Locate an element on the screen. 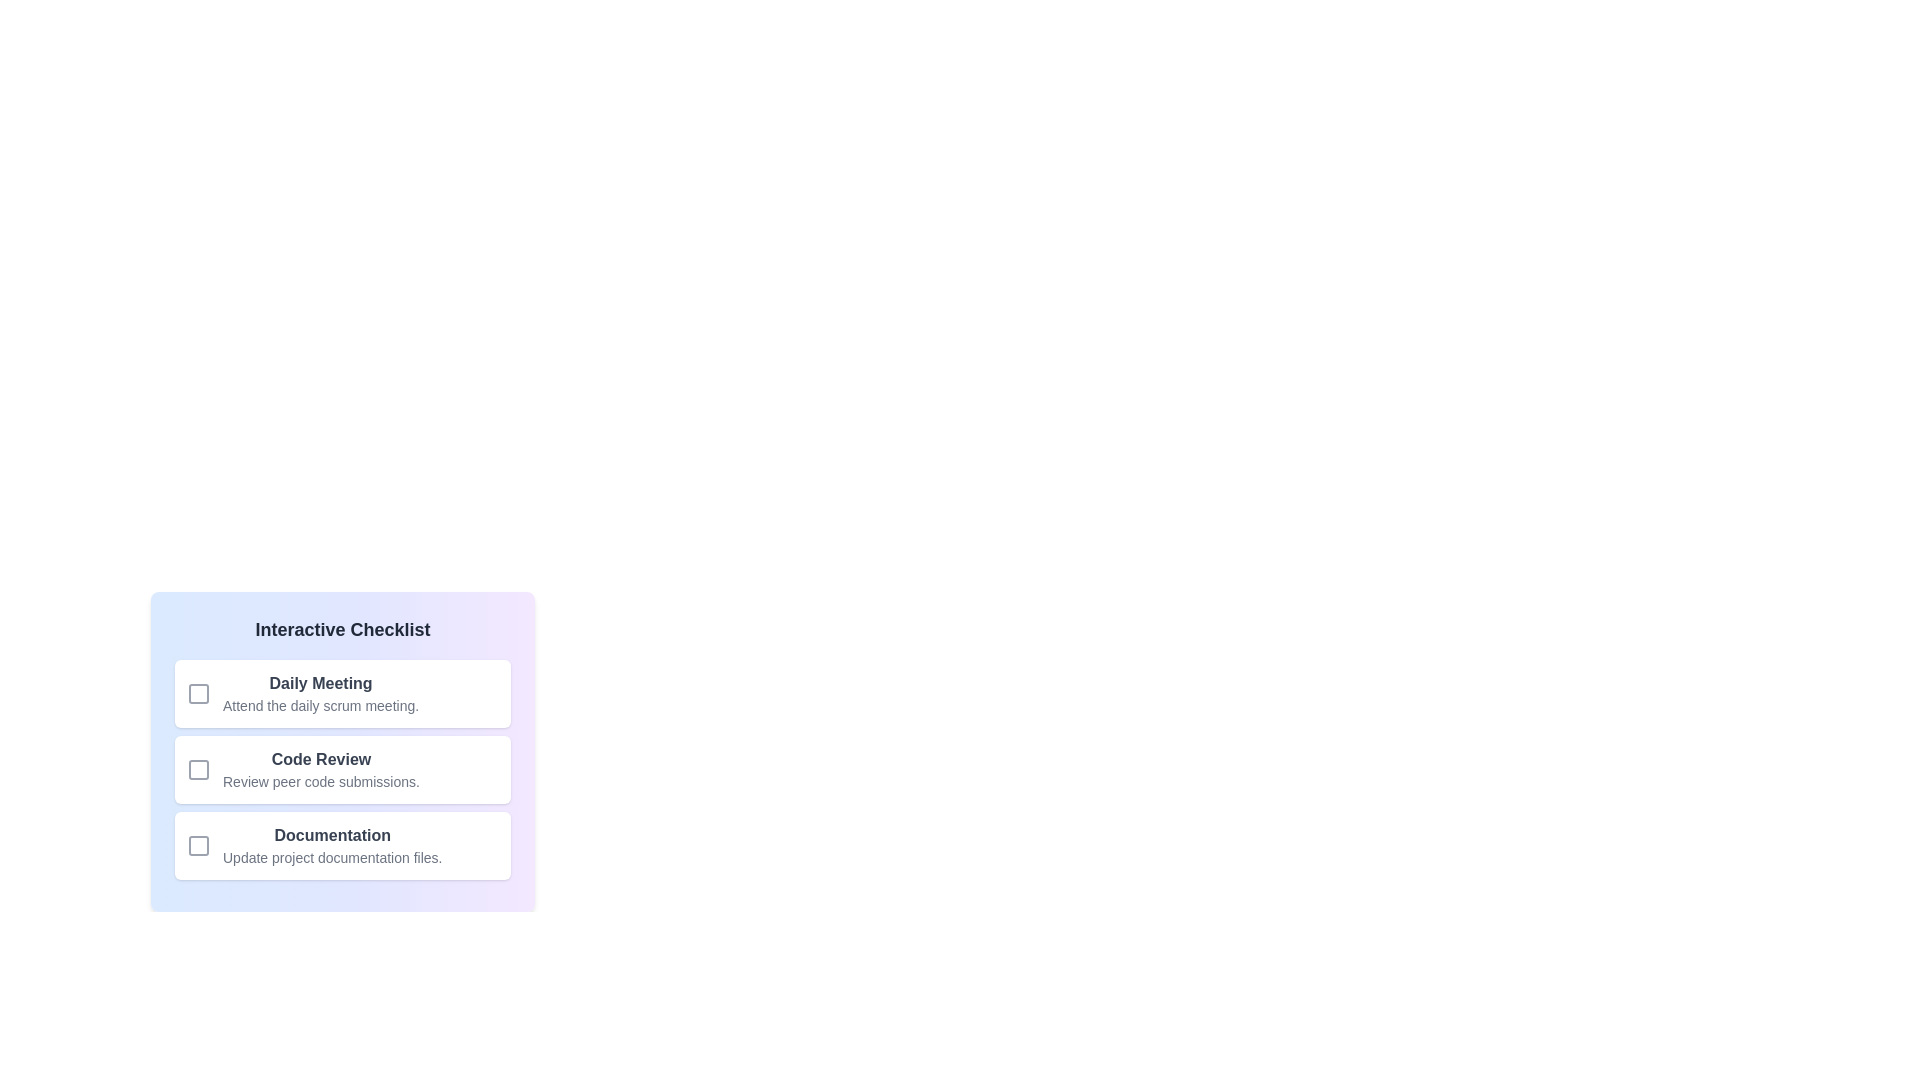  the static text label displaying 'Attend the daily scrum meeting.' which is located below the bold title 'Daily Meeting' in the interactive checklist is located at coordinates (321, 704).